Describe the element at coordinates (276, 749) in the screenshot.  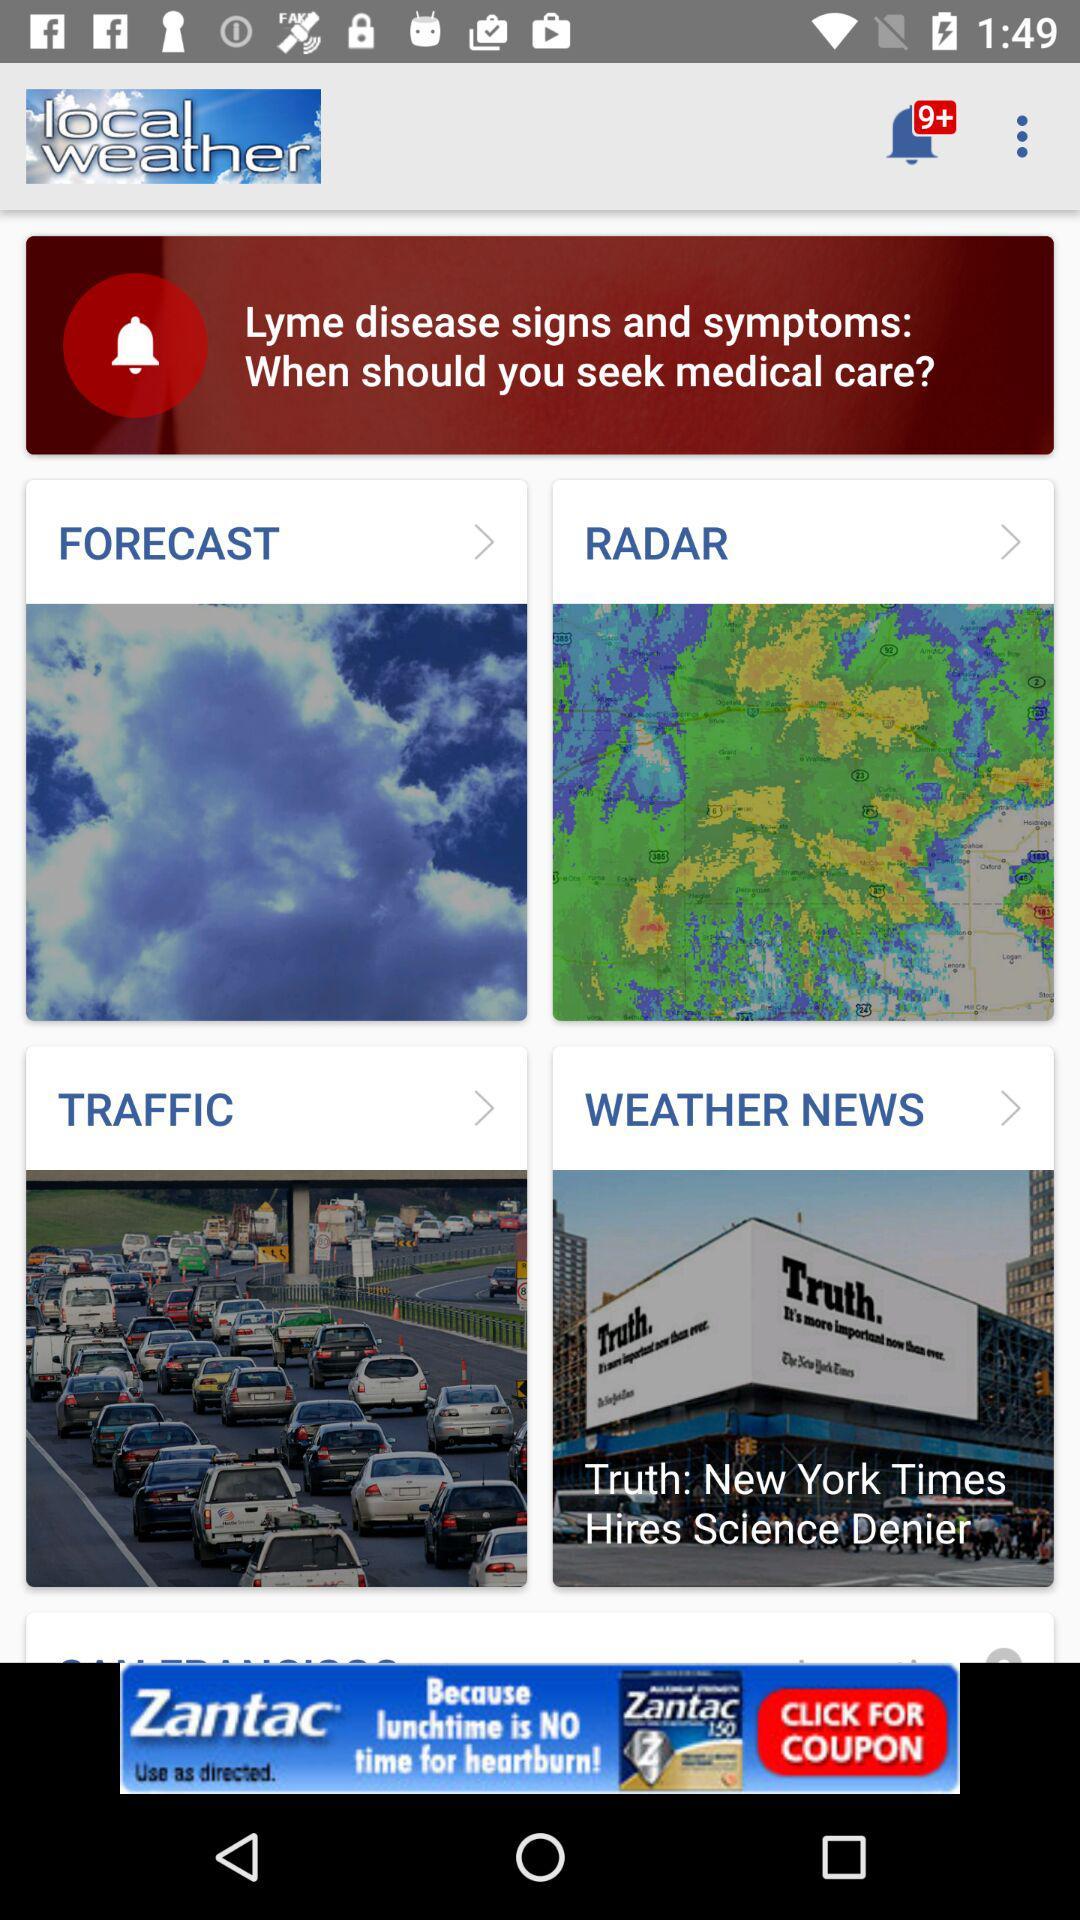
I see `the image which is above traffic on the page` at that location.